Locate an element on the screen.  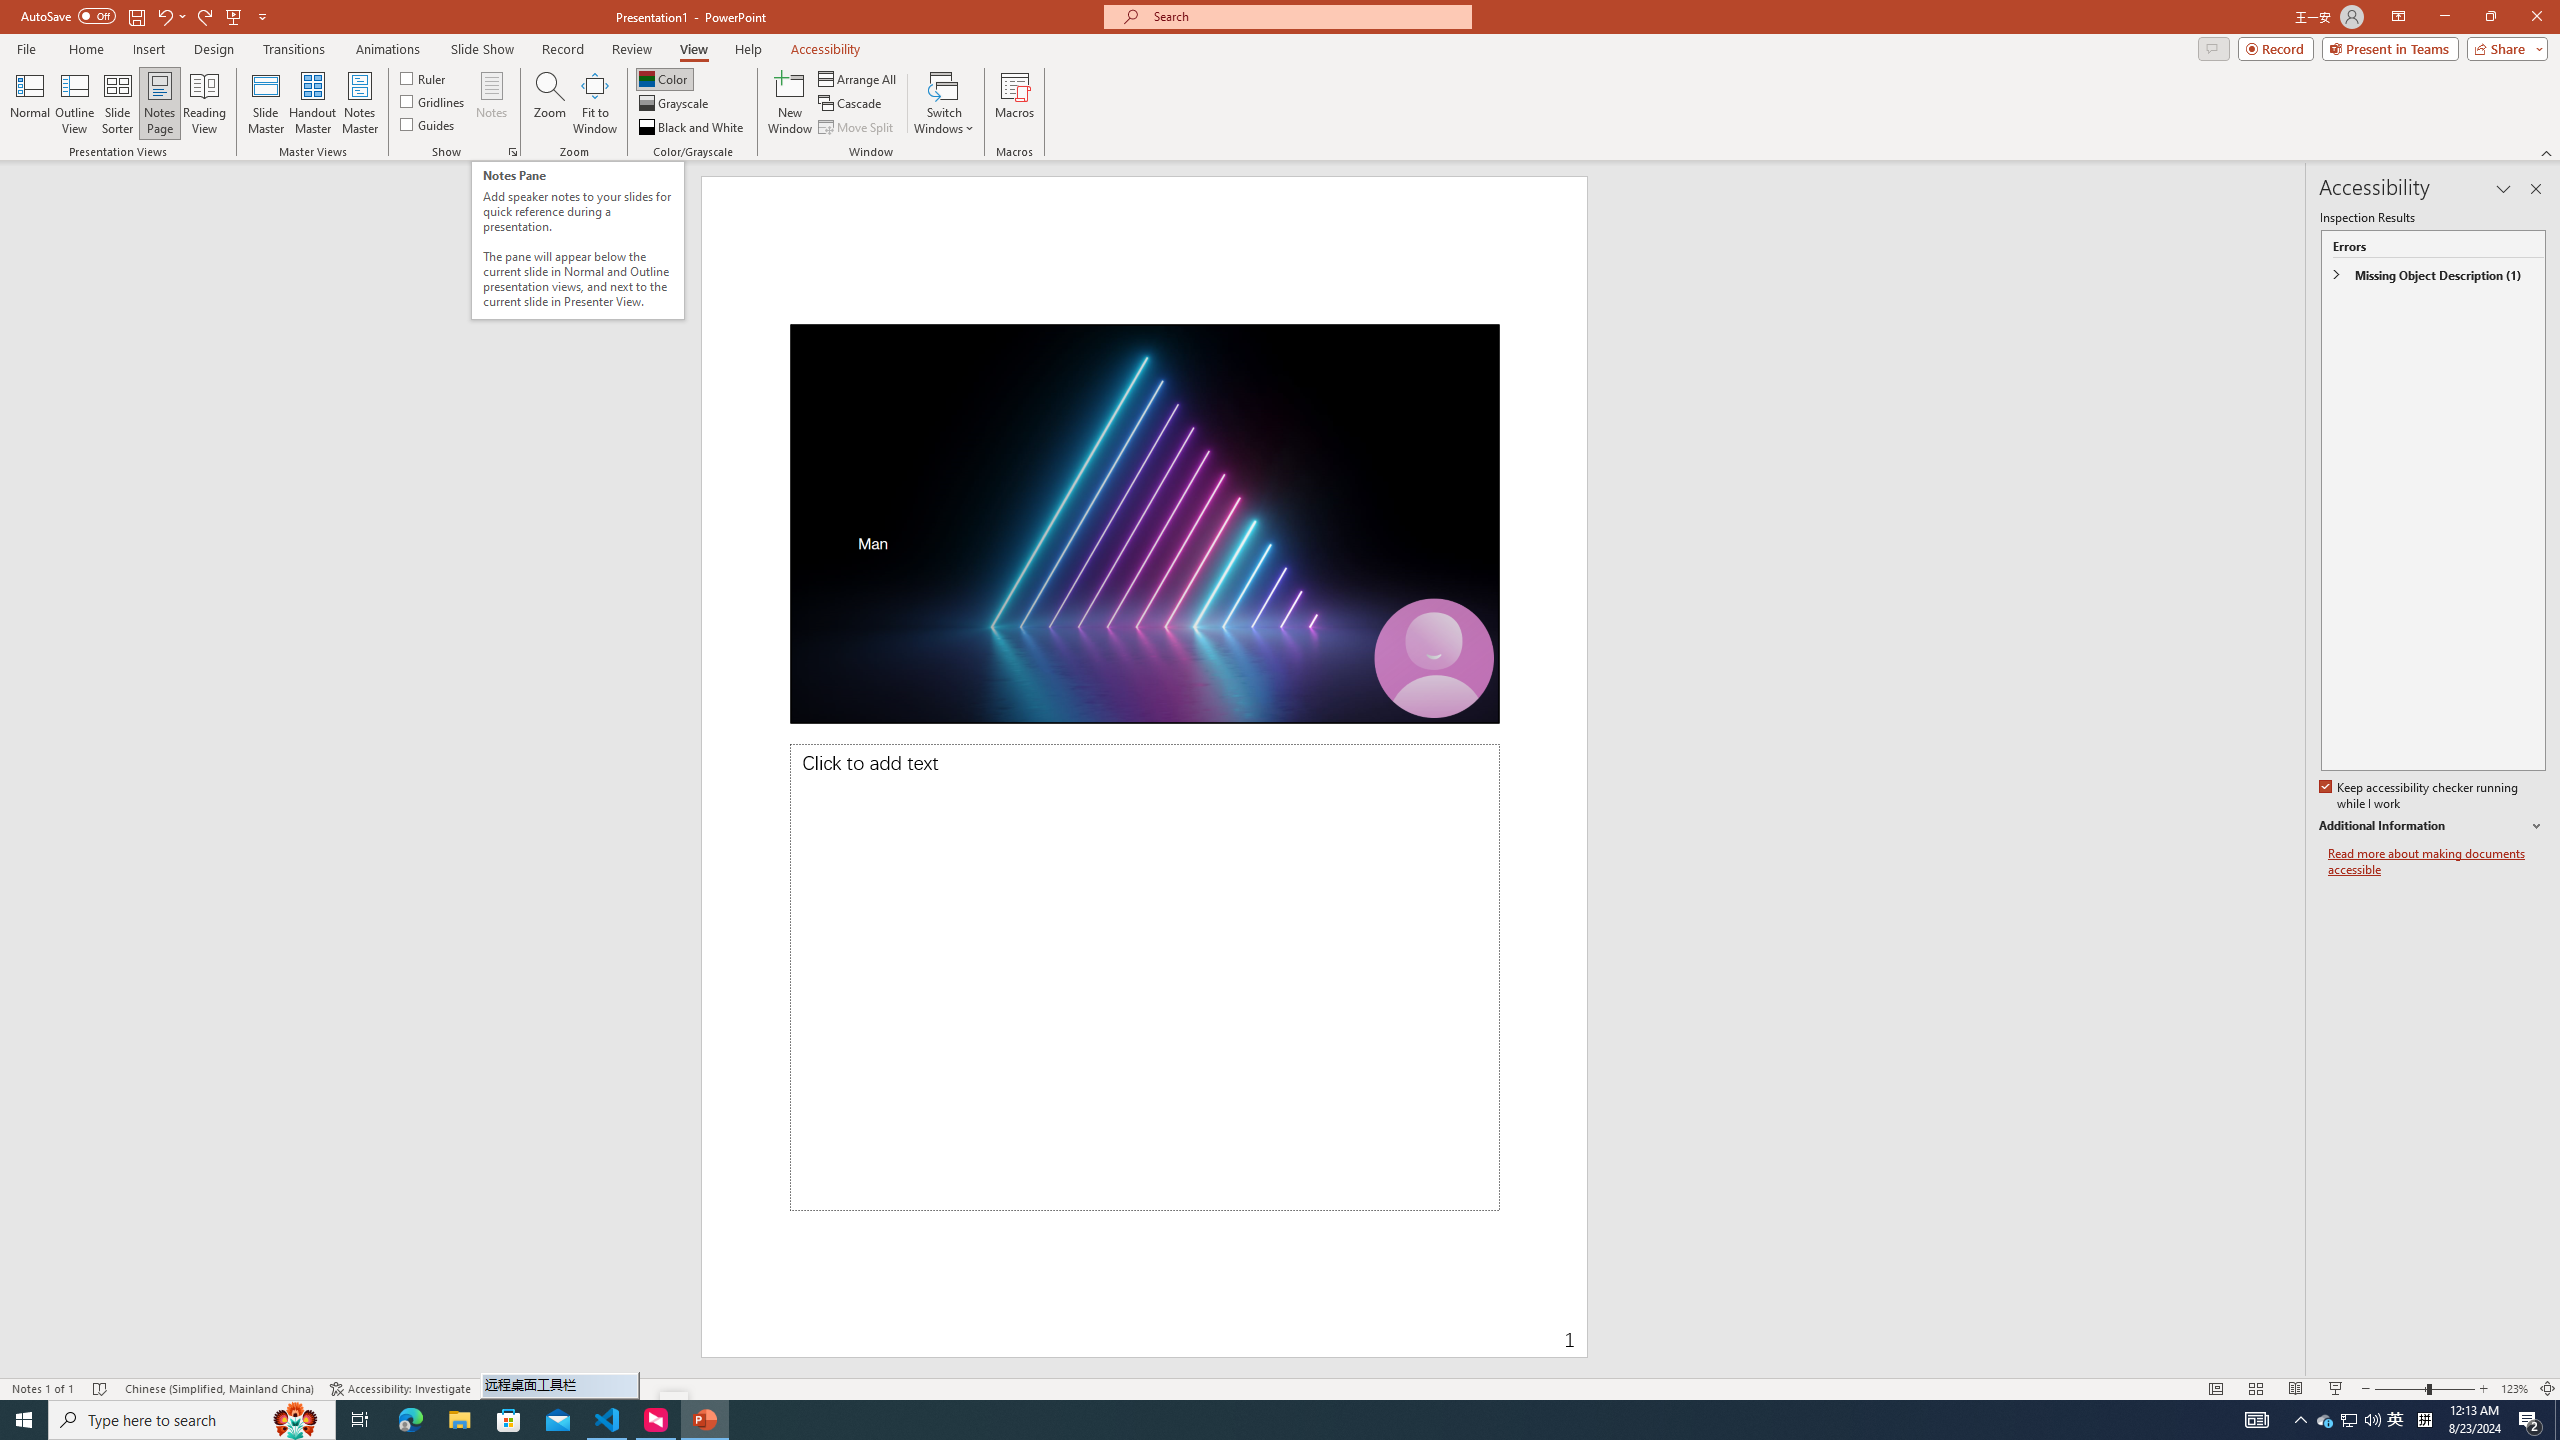
'Handout Master' is located at coordinates (311, 103).